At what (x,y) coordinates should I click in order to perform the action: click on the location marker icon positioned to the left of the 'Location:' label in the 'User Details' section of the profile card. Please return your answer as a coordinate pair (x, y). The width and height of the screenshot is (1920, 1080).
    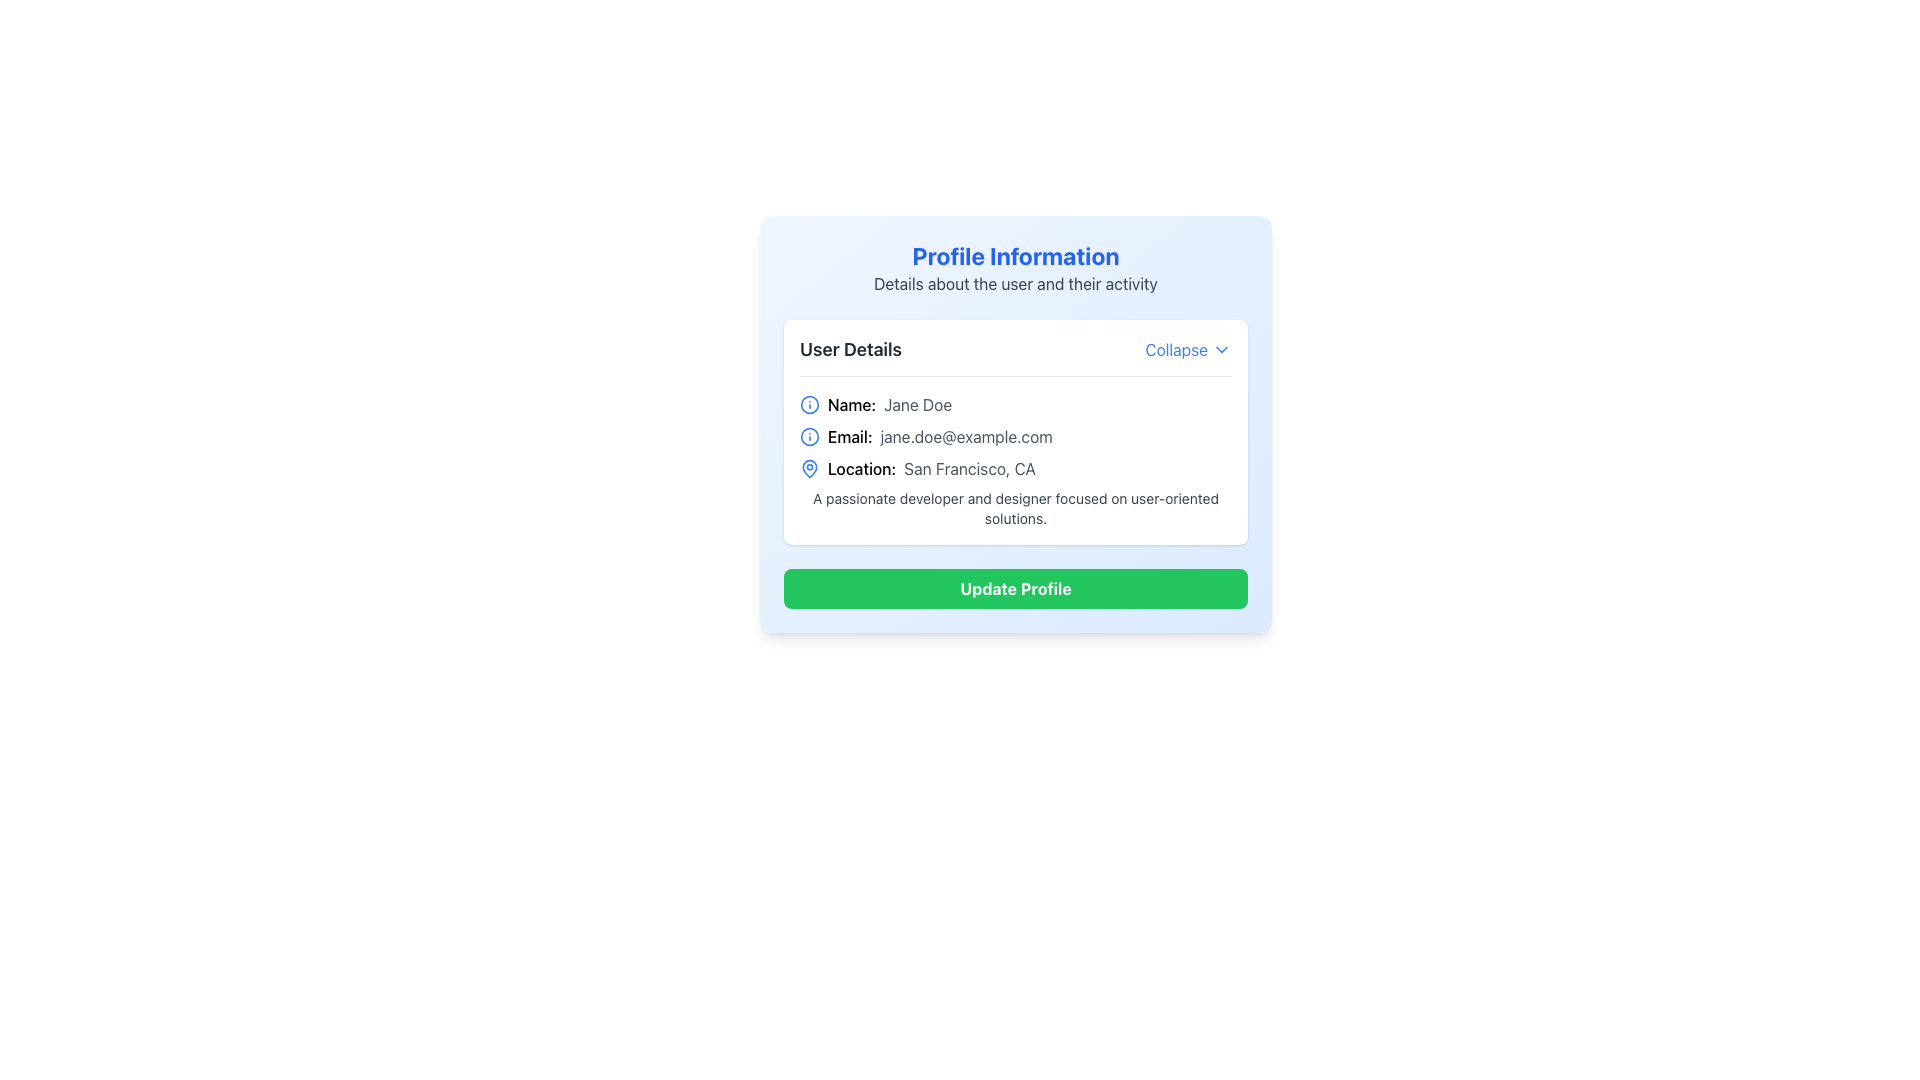
    Looking at the image, I should click on (810, 469).